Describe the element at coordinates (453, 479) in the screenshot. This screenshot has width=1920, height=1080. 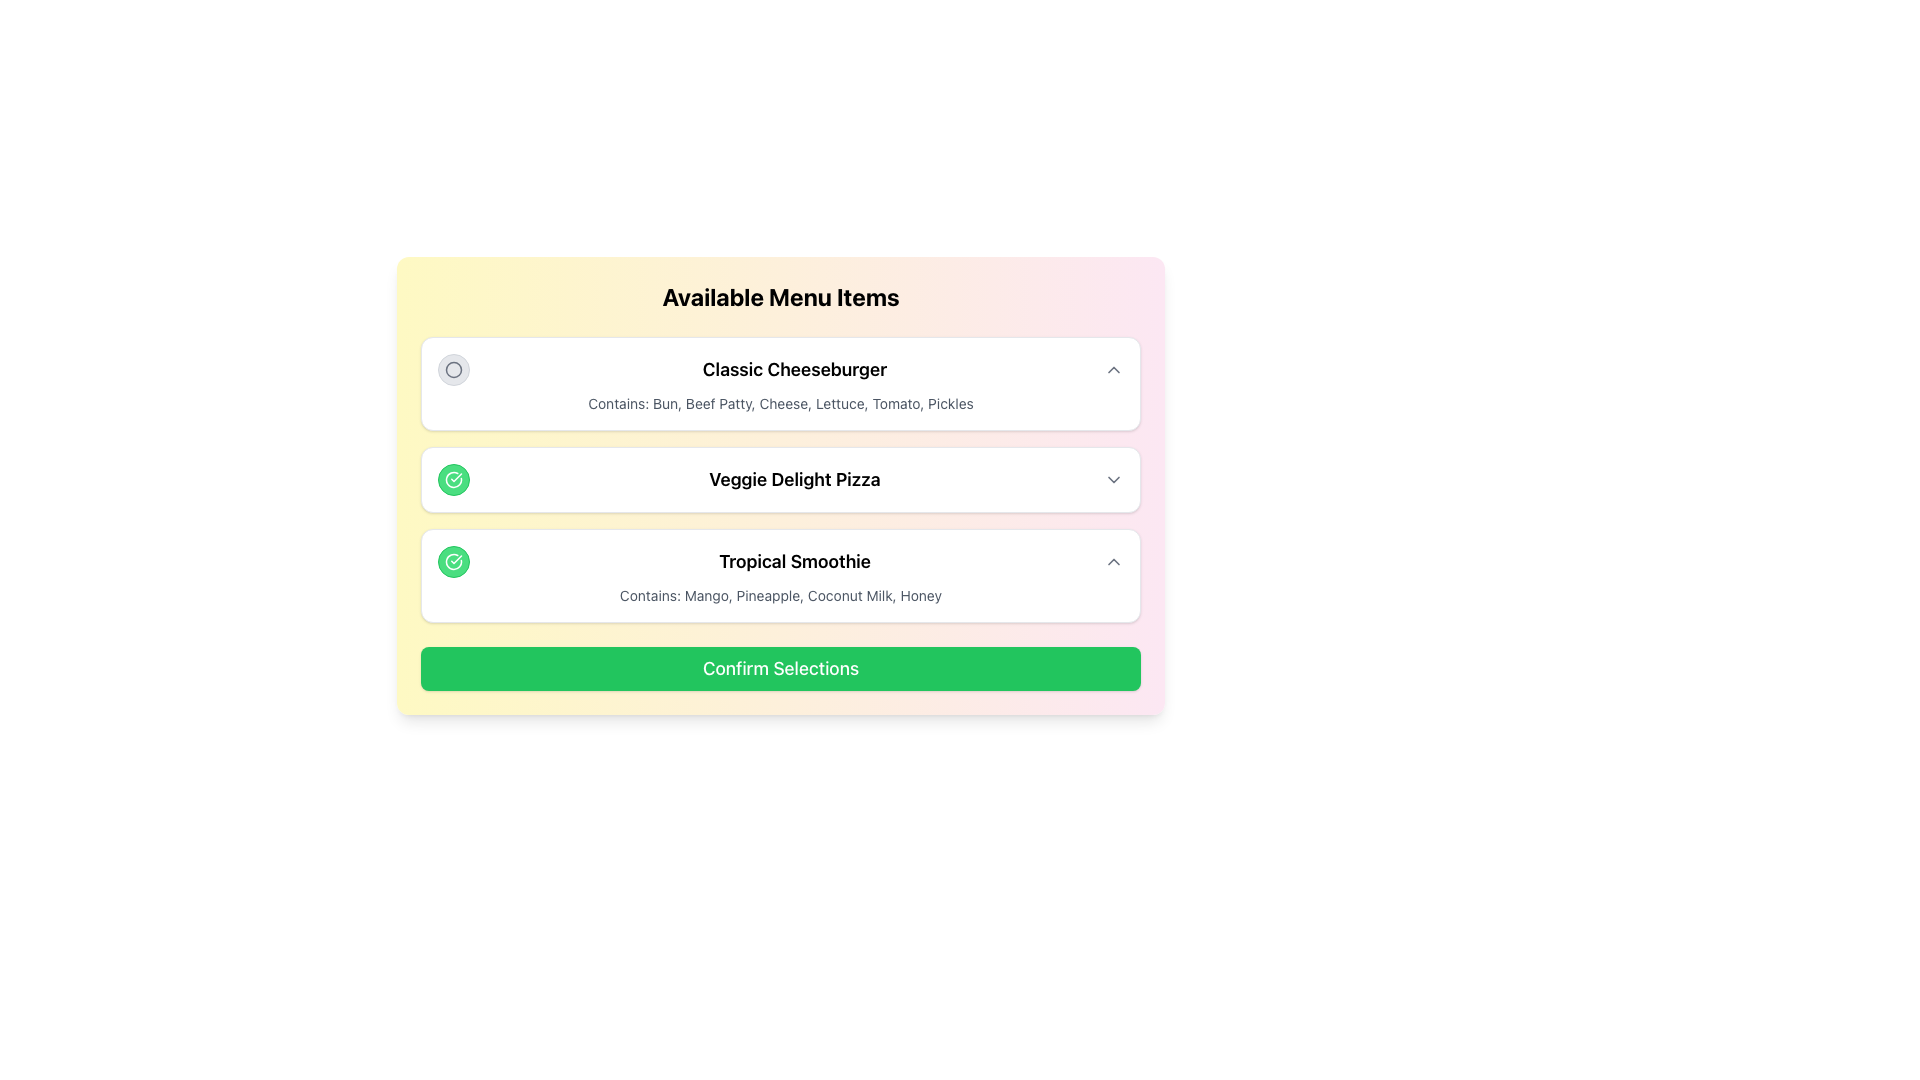
I see `the circular green icon with a white outline and checkmark, located to the left of the text 'Tropical Smoothie' for a tooltip display` at that location.